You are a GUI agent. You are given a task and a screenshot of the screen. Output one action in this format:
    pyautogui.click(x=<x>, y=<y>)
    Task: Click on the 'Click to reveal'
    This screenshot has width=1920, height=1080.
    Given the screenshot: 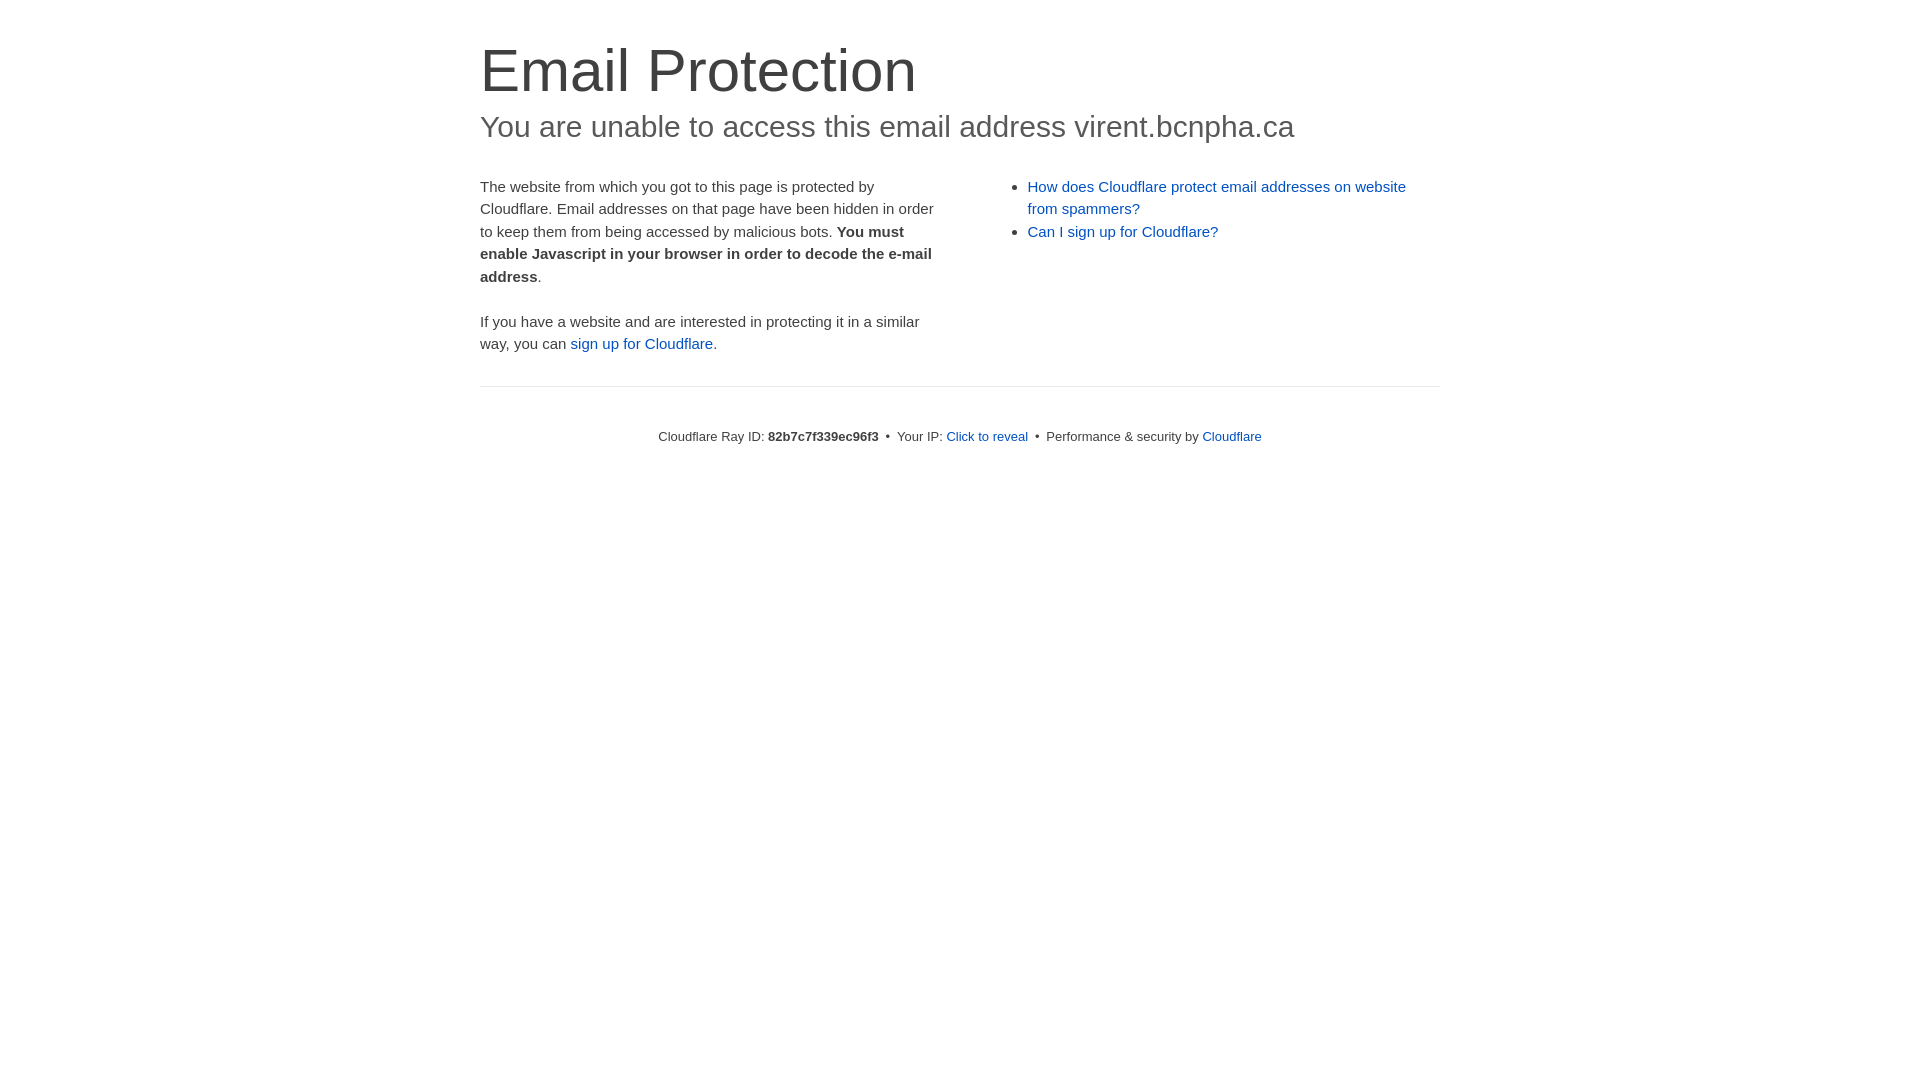 What is the action you would take?
    pyautogui.click(x=944, y=435)
    